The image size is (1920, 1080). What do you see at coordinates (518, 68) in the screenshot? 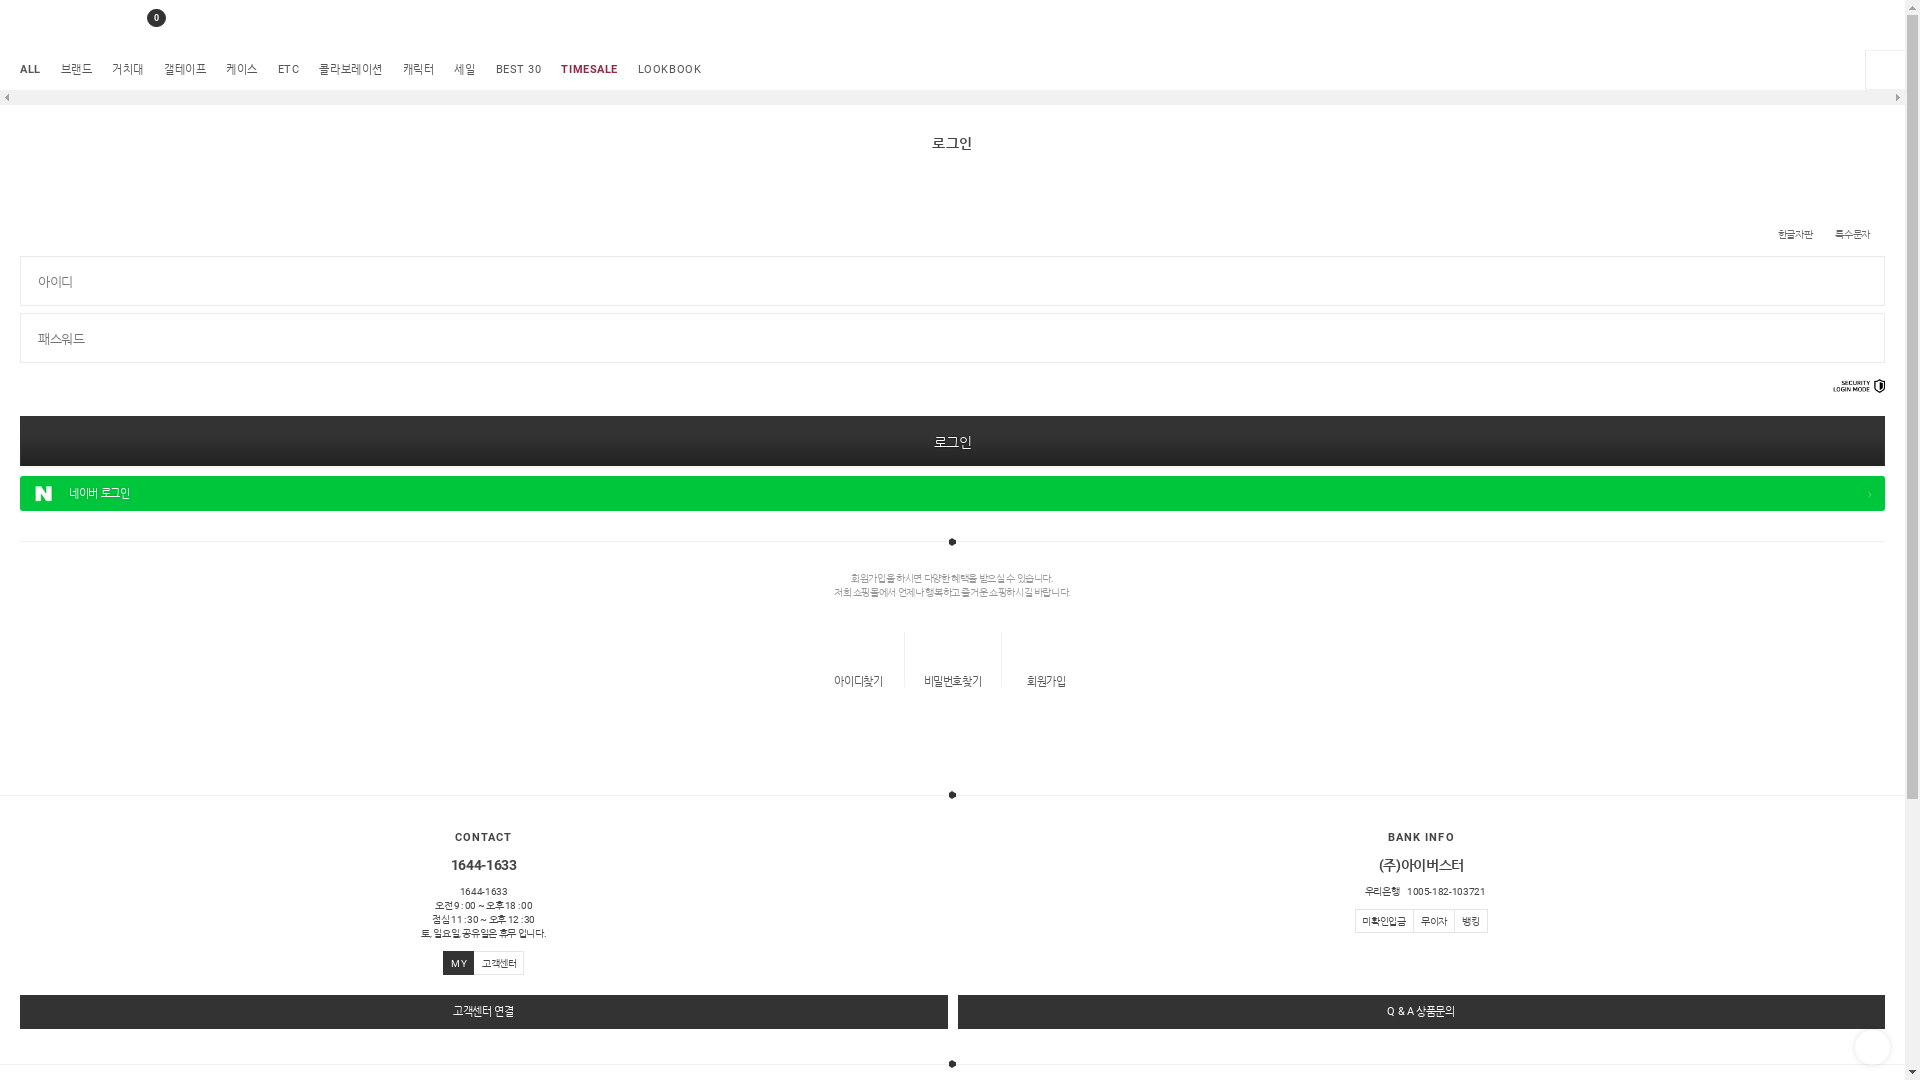
I see `'BEST 30'` at bounding box center [518, 68].